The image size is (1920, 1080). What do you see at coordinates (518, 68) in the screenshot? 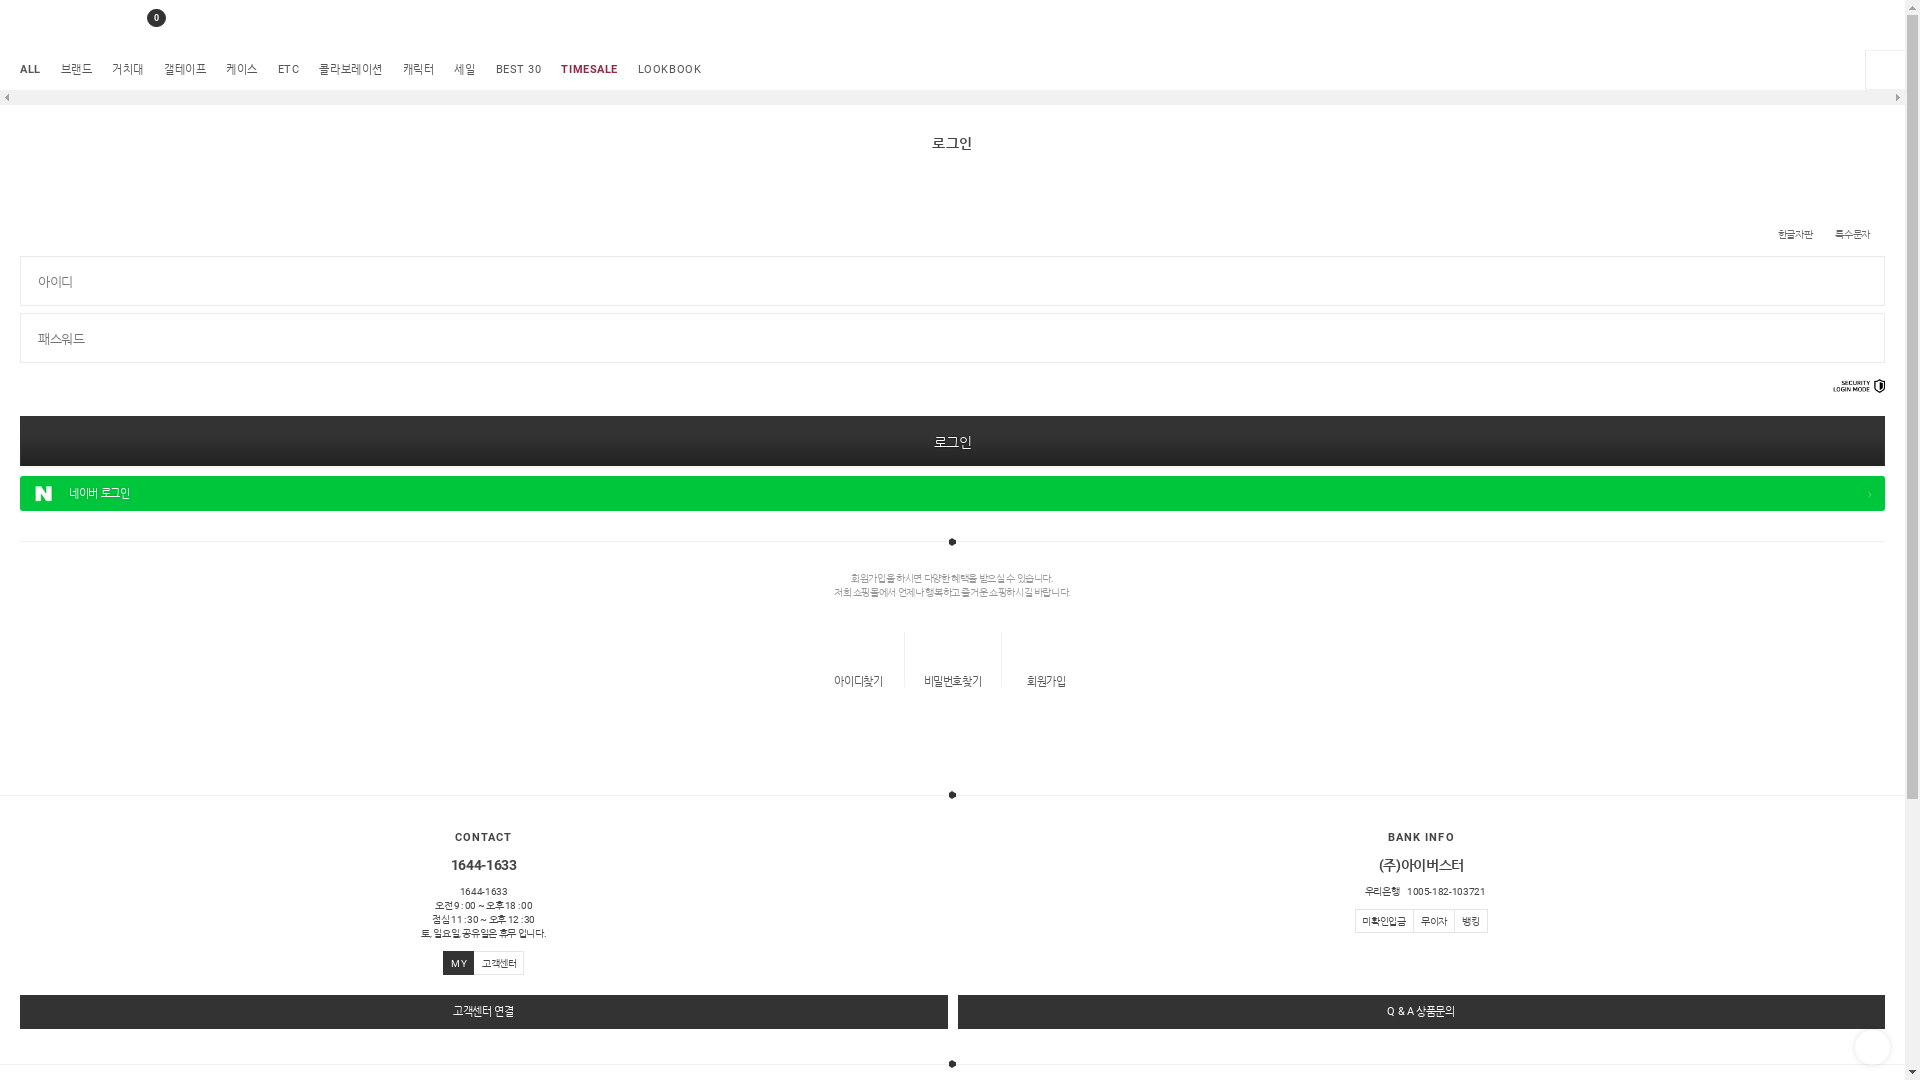
I see `'BEST 30'` at bounding box center [518, 68].